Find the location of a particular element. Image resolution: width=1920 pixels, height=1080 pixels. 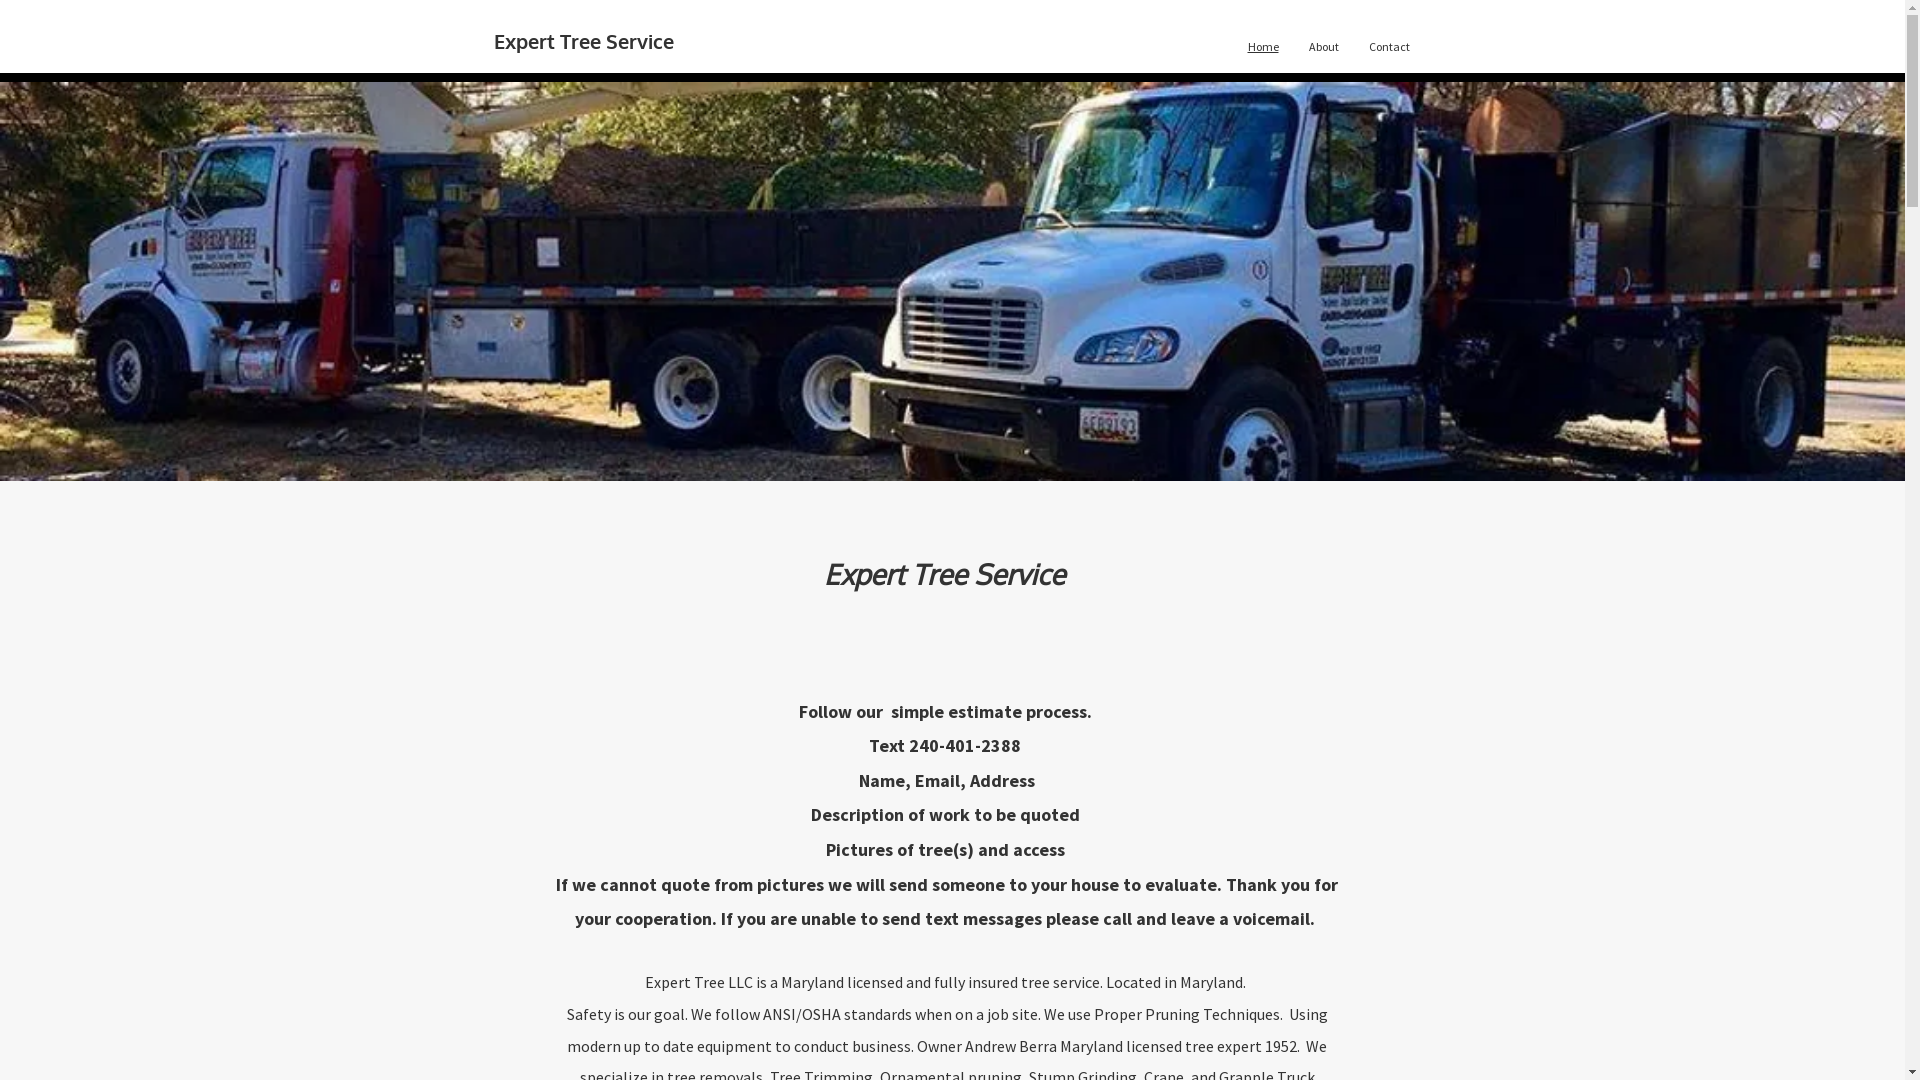

'Home' is located at coordinates (1231, 45).